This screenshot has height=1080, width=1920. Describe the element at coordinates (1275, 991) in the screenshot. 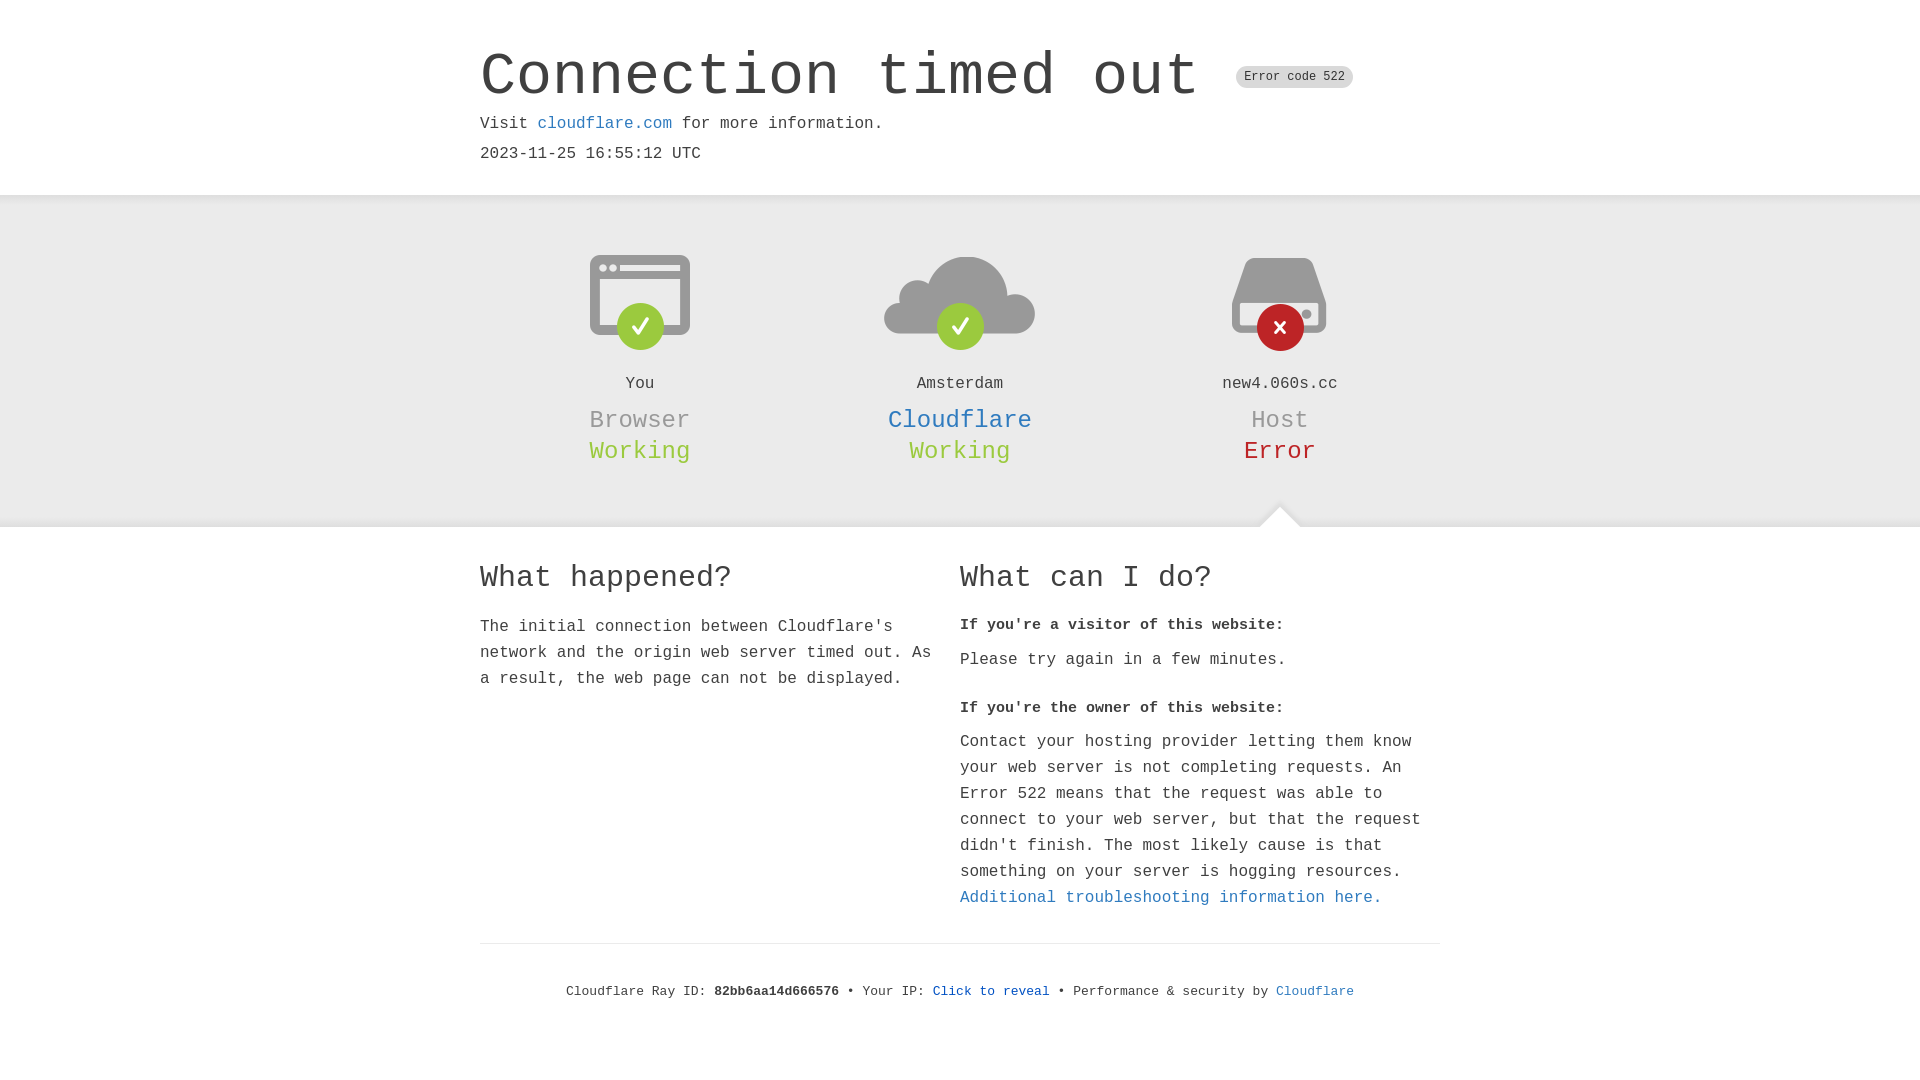

I see `'Cloudflare'` at that location.